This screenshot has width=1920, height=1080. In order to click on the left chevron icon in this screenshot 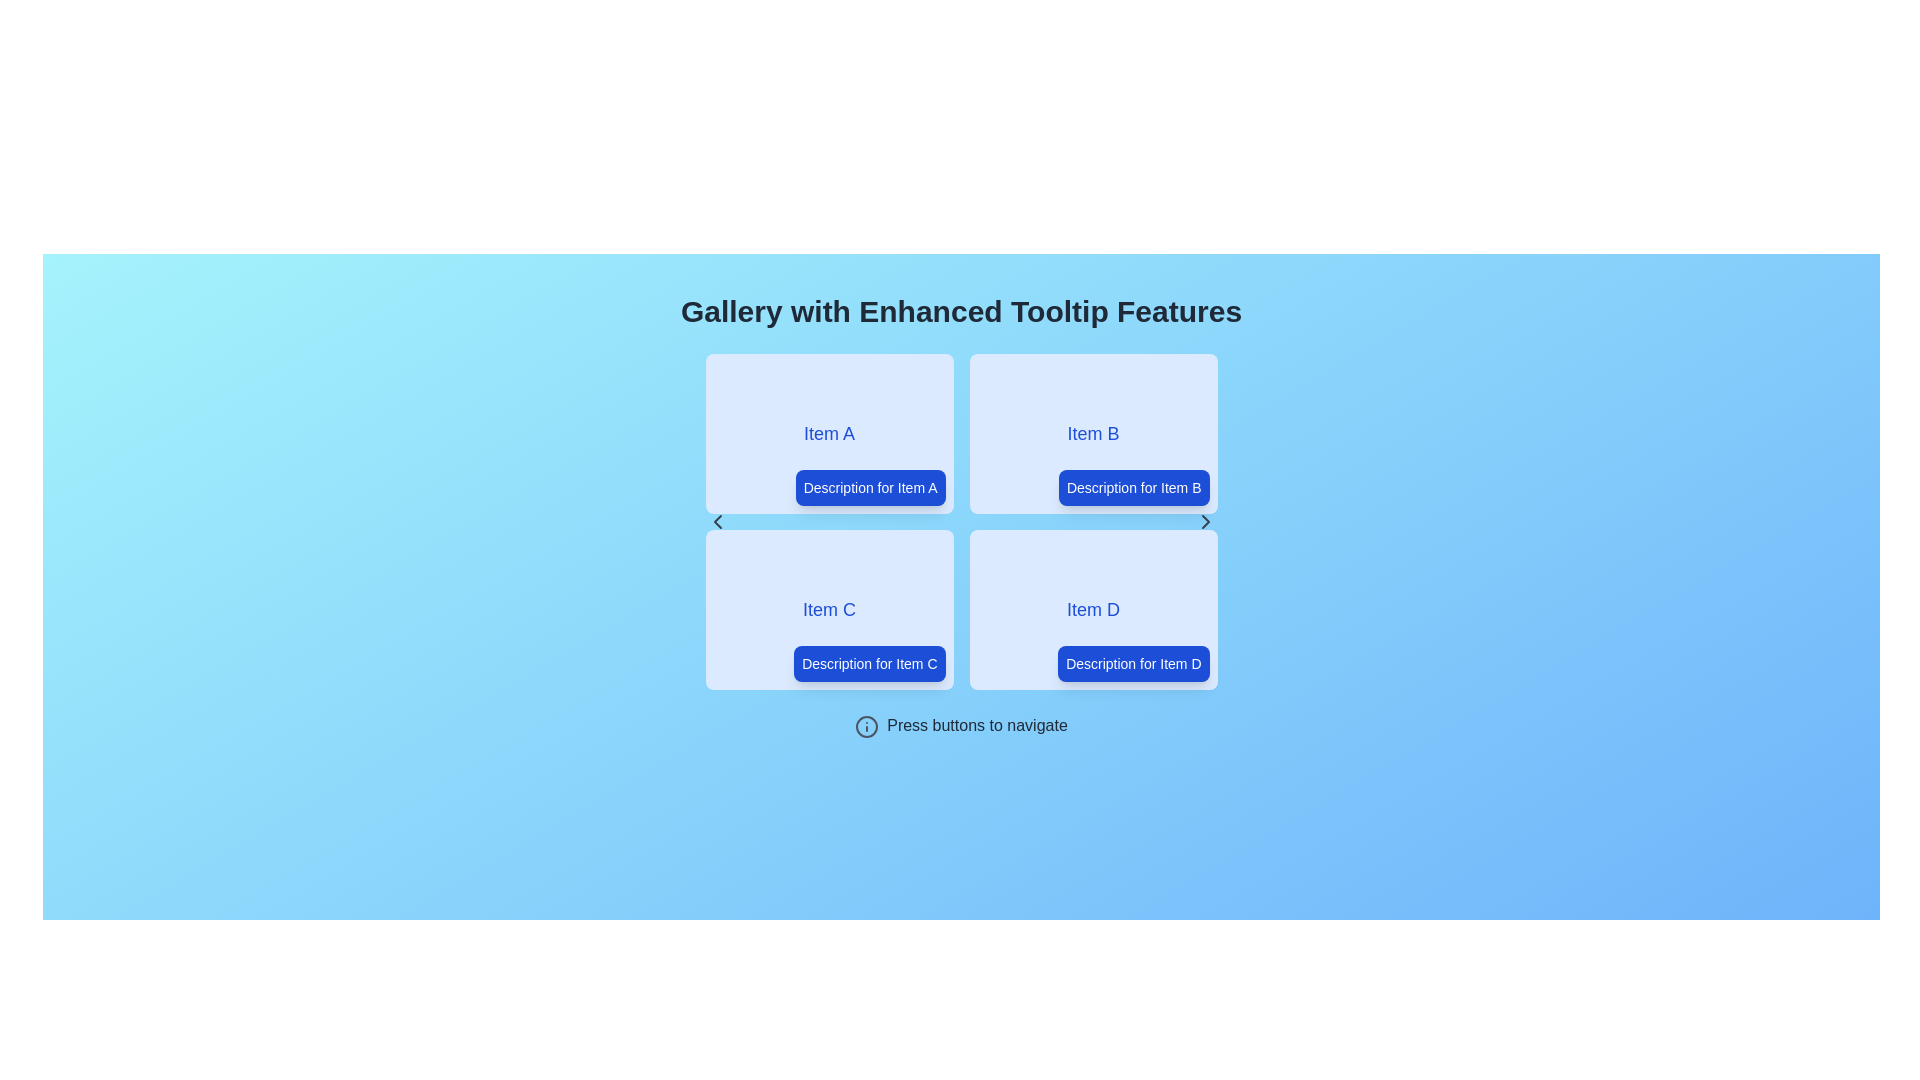, I will do `click(717, 520)`.